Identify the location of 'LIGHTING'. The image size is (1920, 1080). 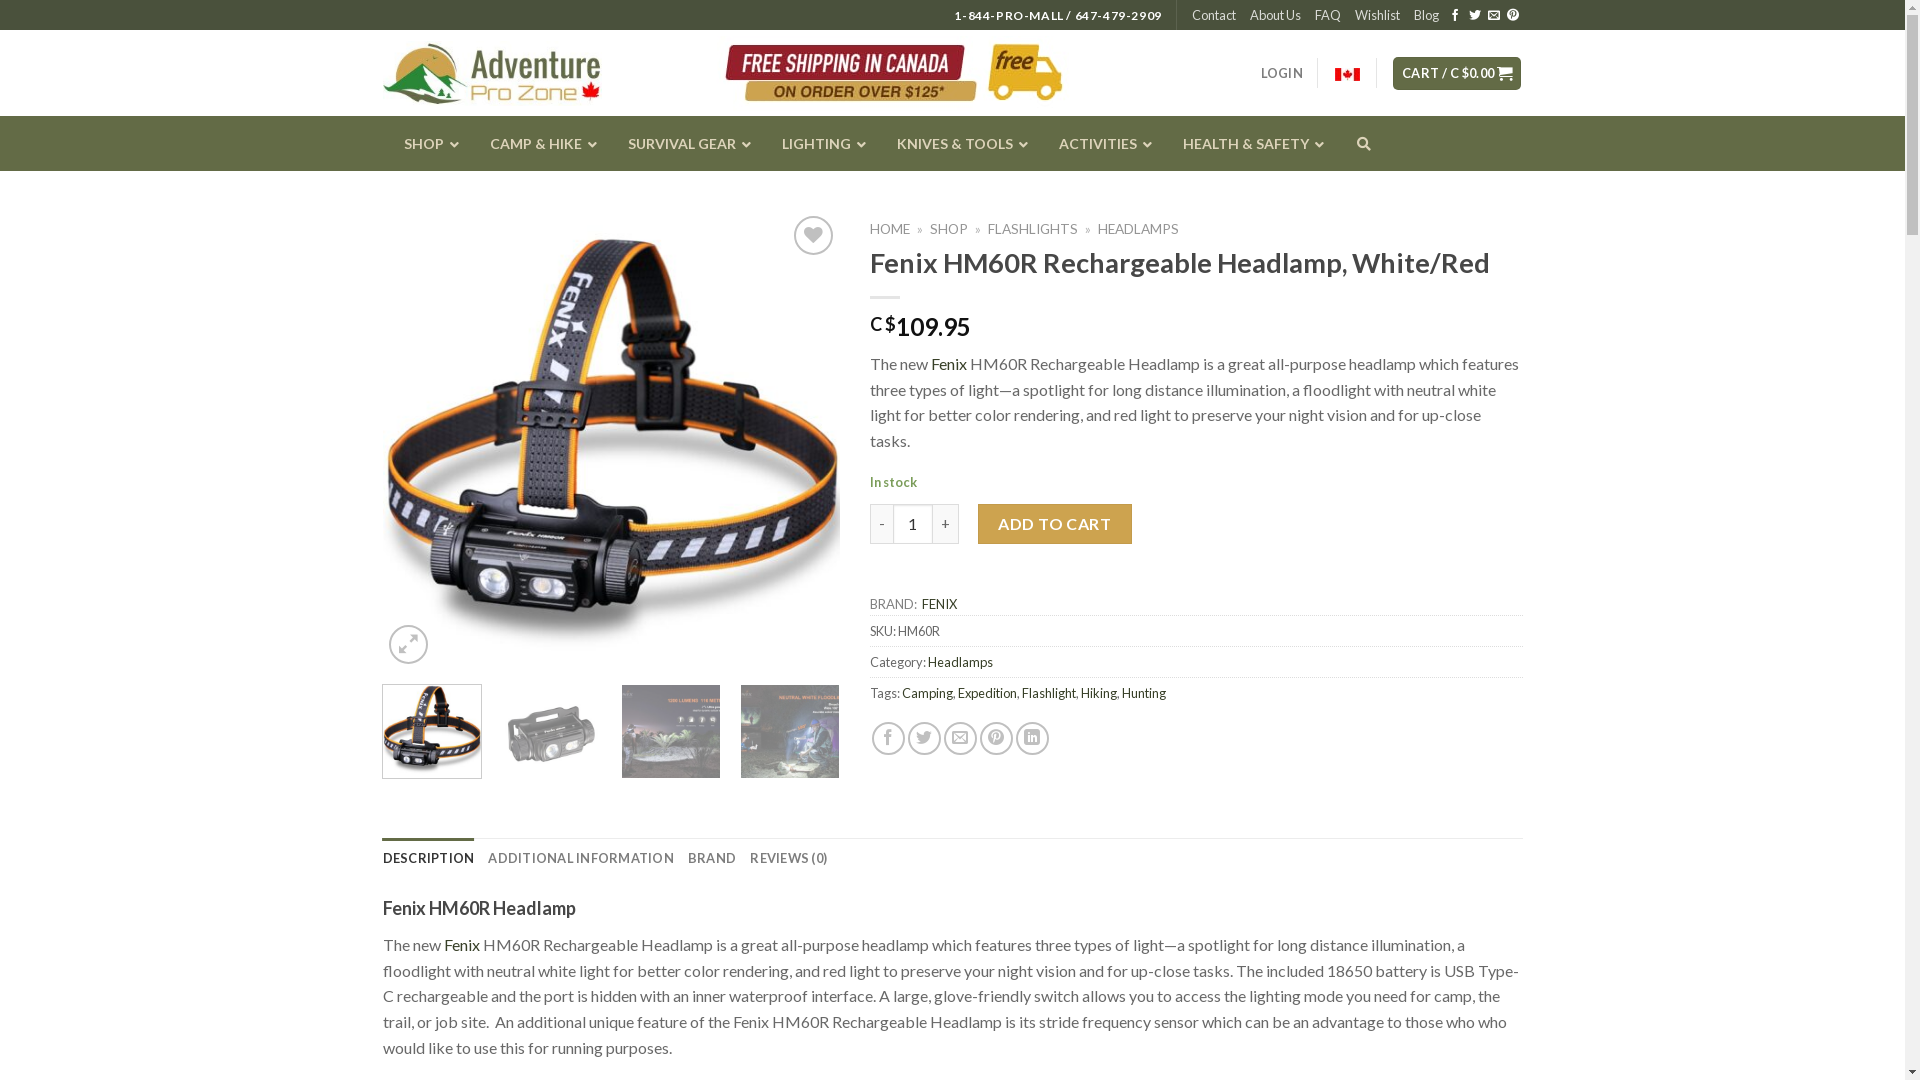
(758, 142).